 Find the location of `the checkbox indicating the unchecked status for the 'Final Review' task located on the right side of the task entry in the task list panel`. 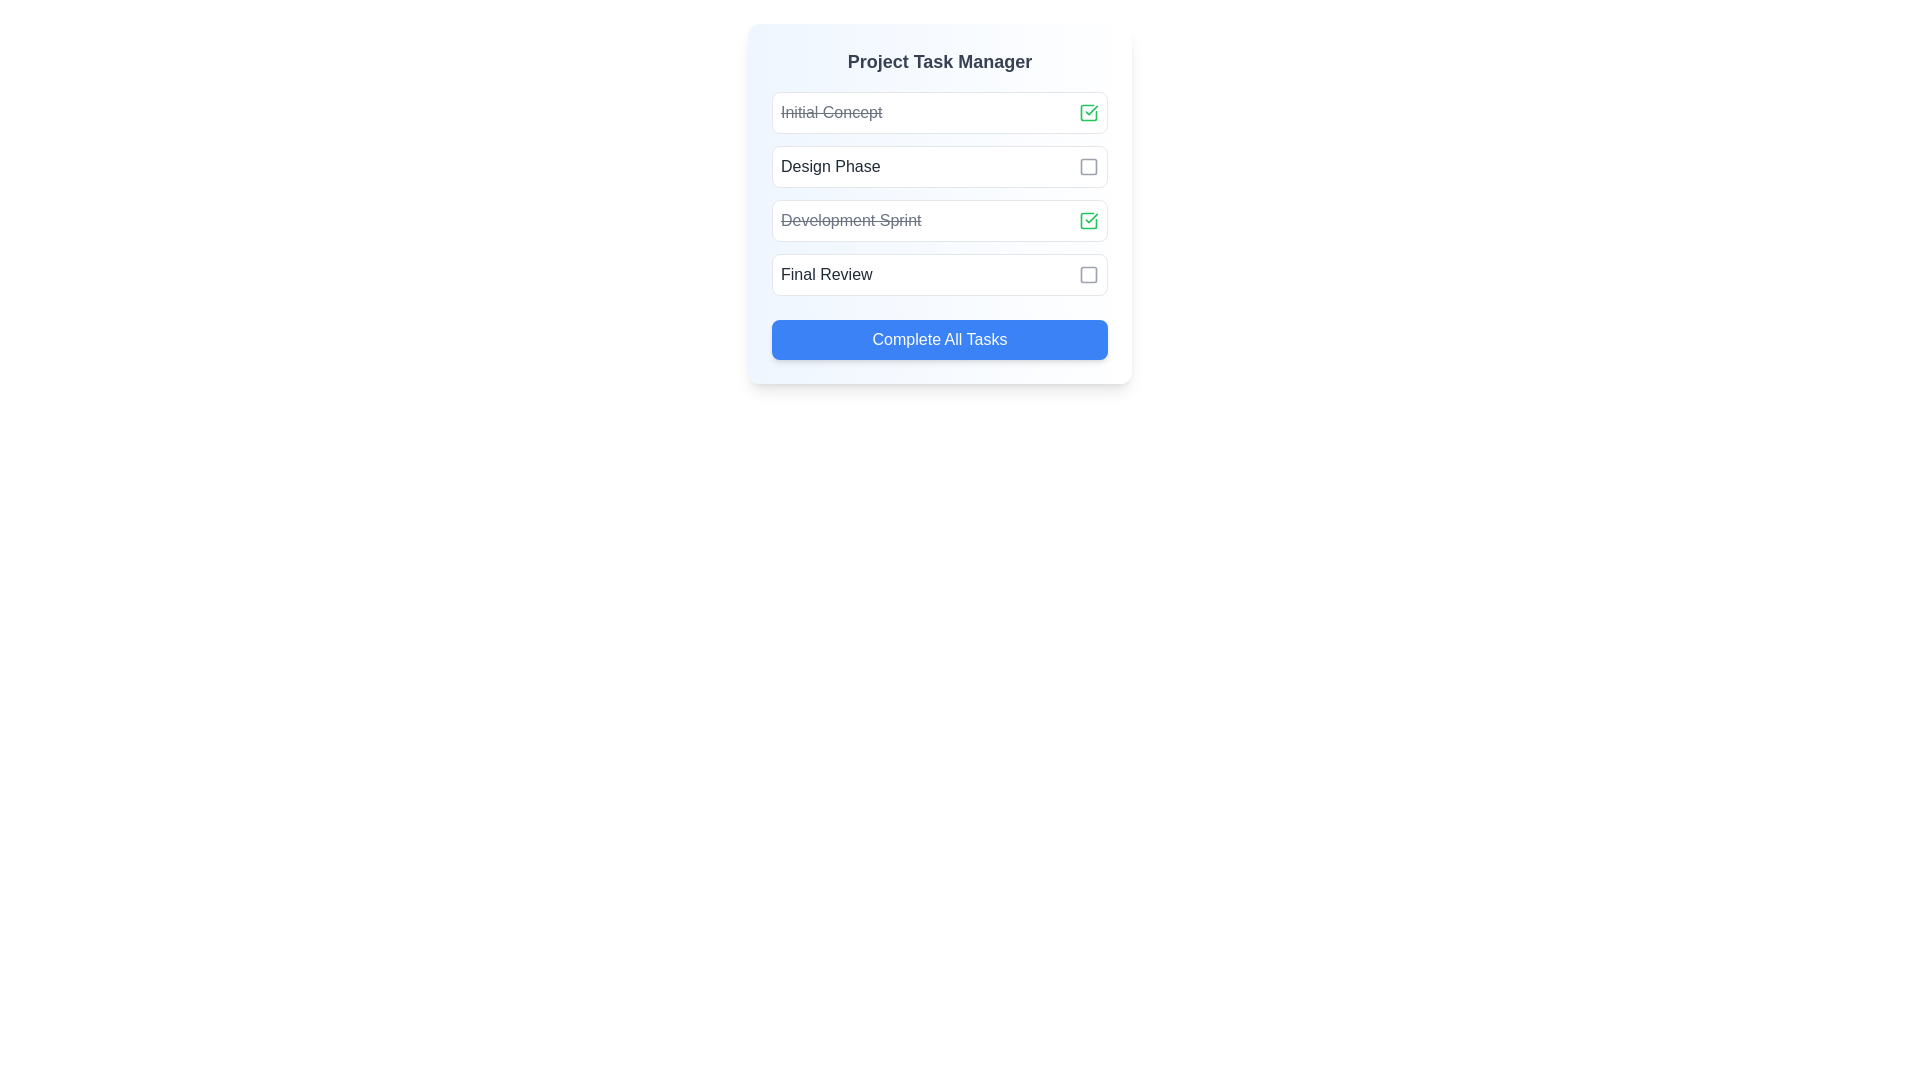

the checkbox indicating the unchecked status for the 'Final Review' task located on the right side of the task entry in the task list panel is located at coordinates (1088, 274).